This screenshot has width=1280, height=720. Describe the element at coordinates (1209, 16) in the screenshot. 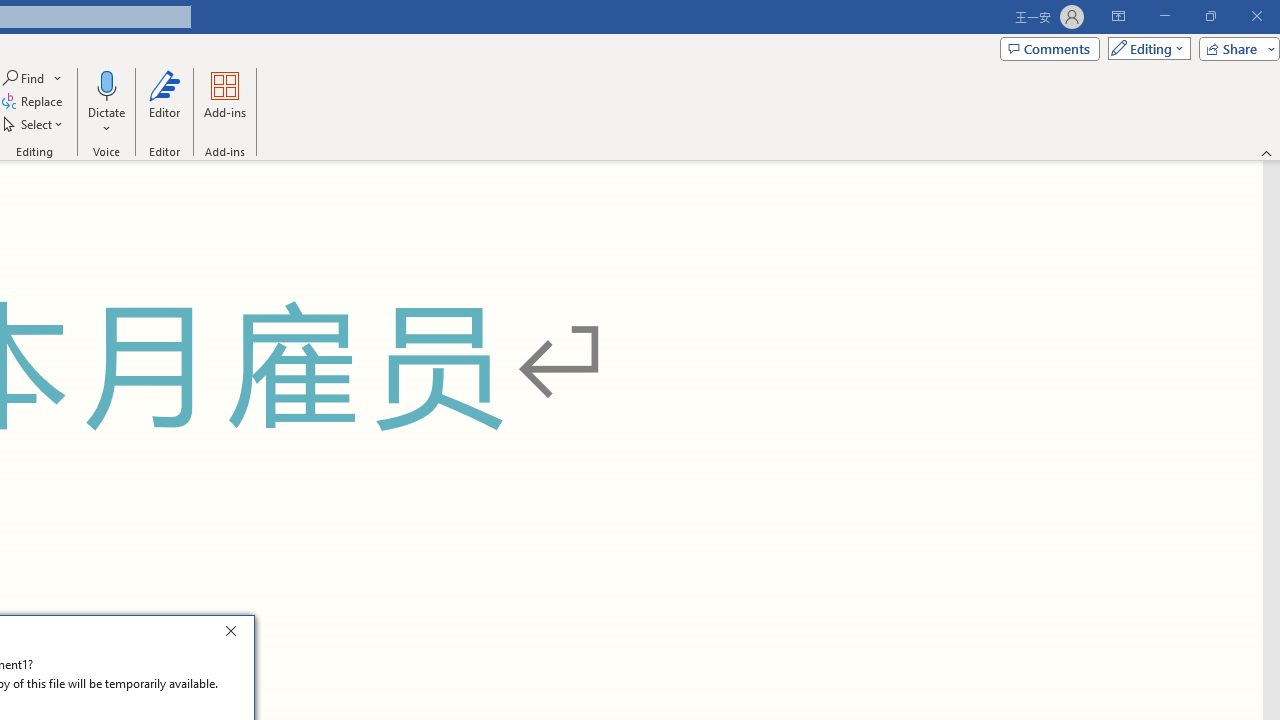

I see `'Restore Down'` at that location.